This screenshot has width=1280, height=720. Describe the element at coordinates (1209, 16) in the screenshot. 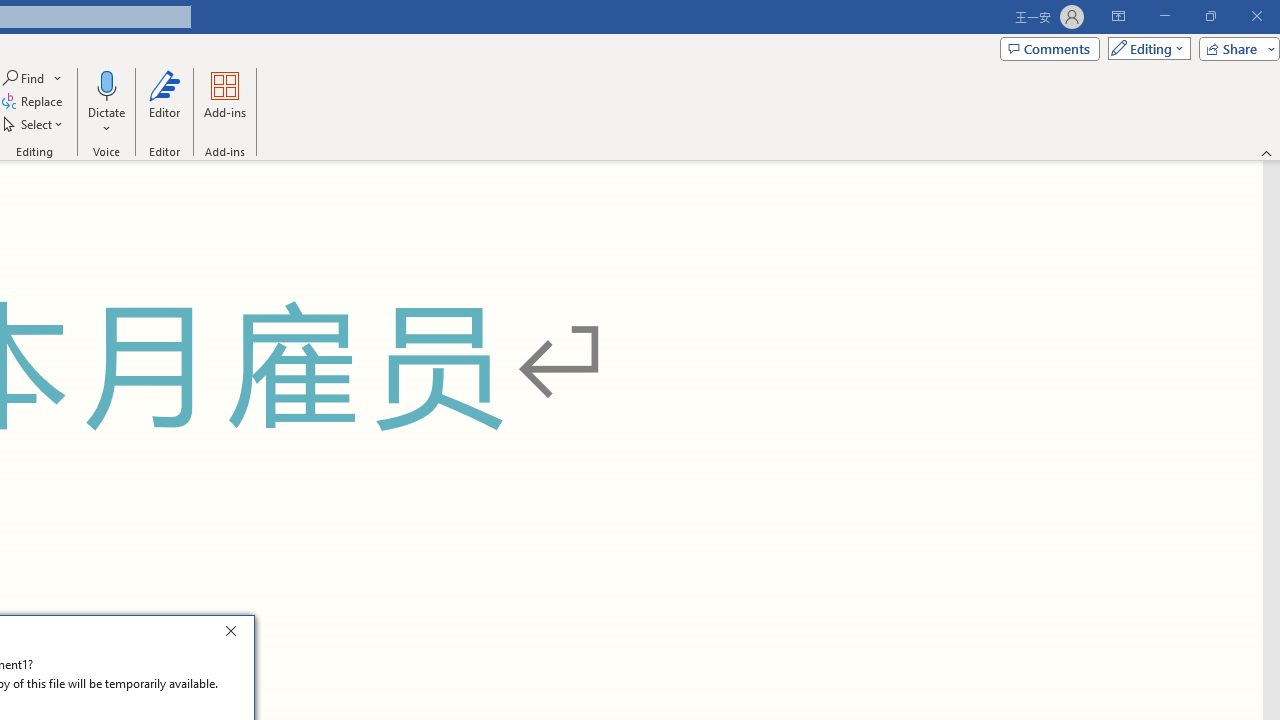

I see `'Restore Down'` at that location.